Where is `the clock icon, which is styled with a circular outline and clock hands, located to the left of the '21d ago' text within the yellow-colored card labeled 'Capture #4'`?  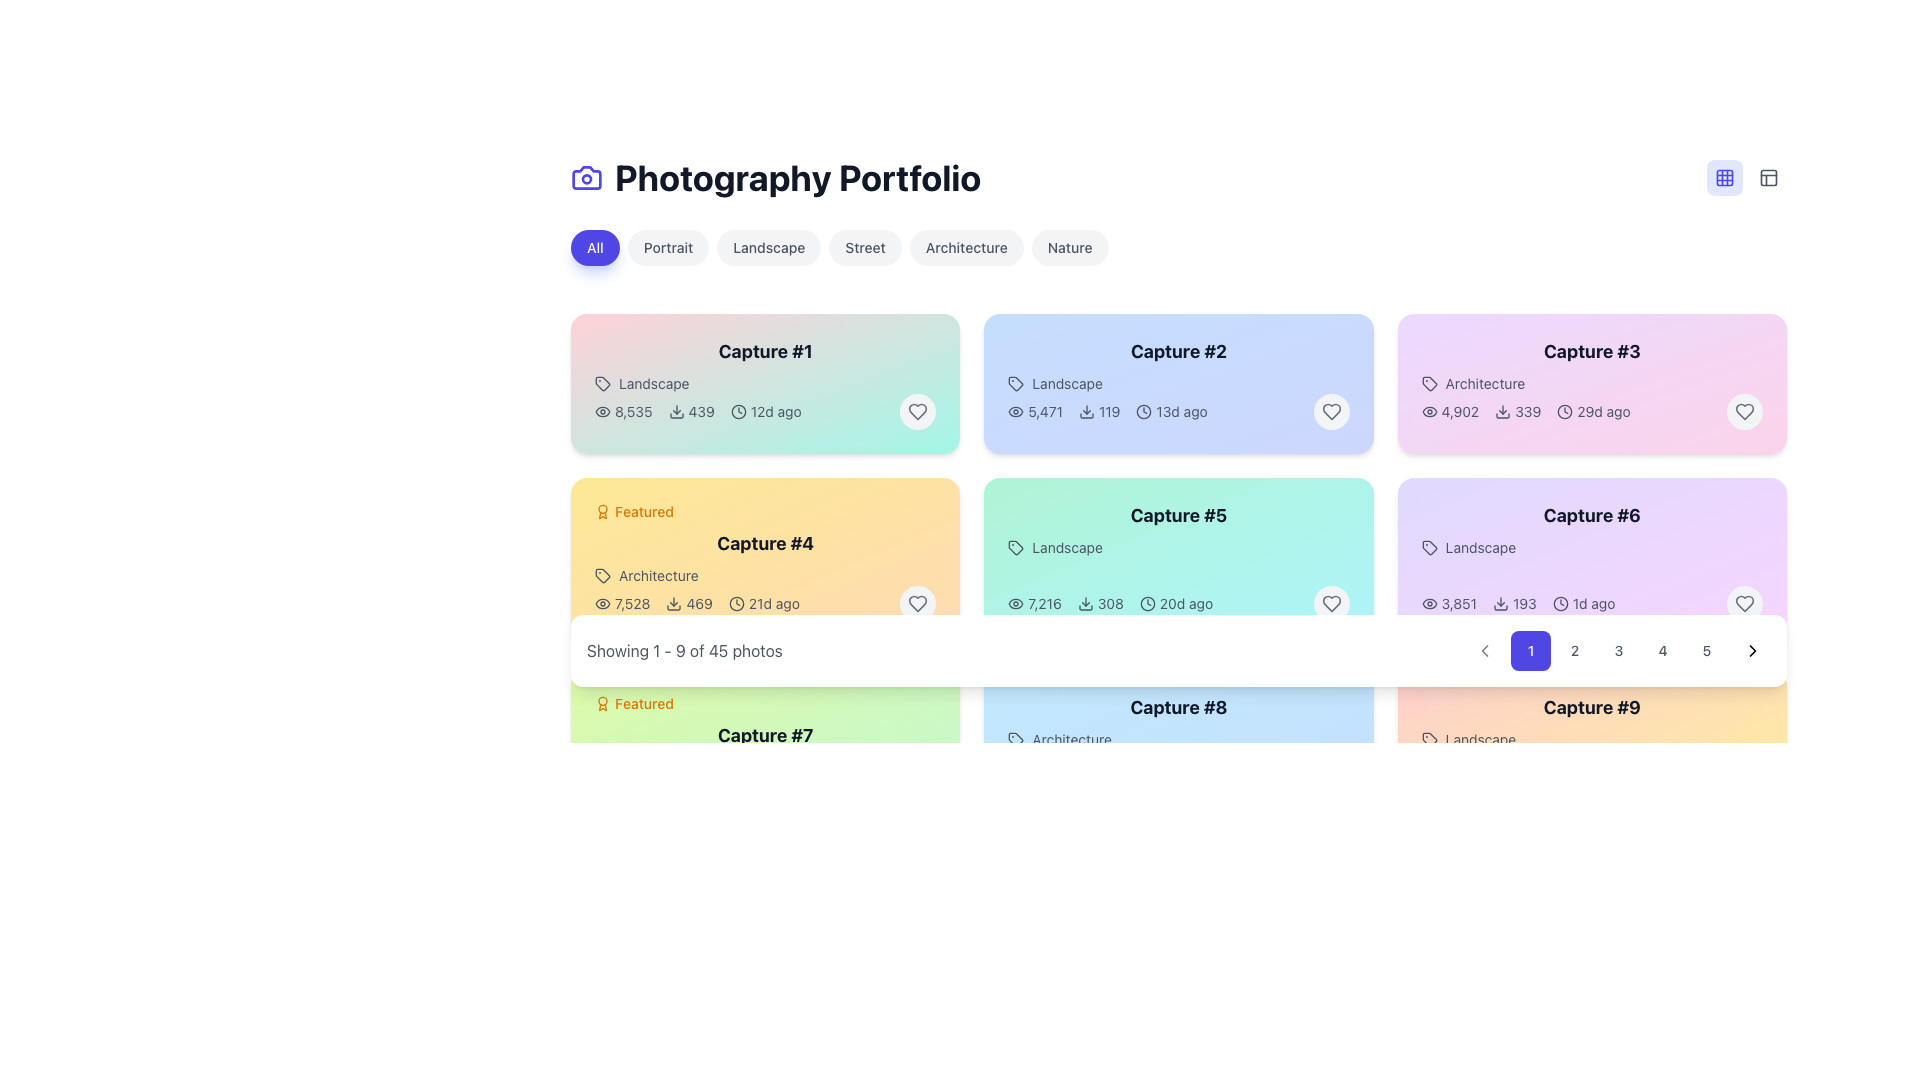 the clock icon, which is styled with a circular outline and clock hands, located to the left of the '21d ago' text within the yellow-colored card labeled 'Capture #4' is located at coordinates (735, 603).